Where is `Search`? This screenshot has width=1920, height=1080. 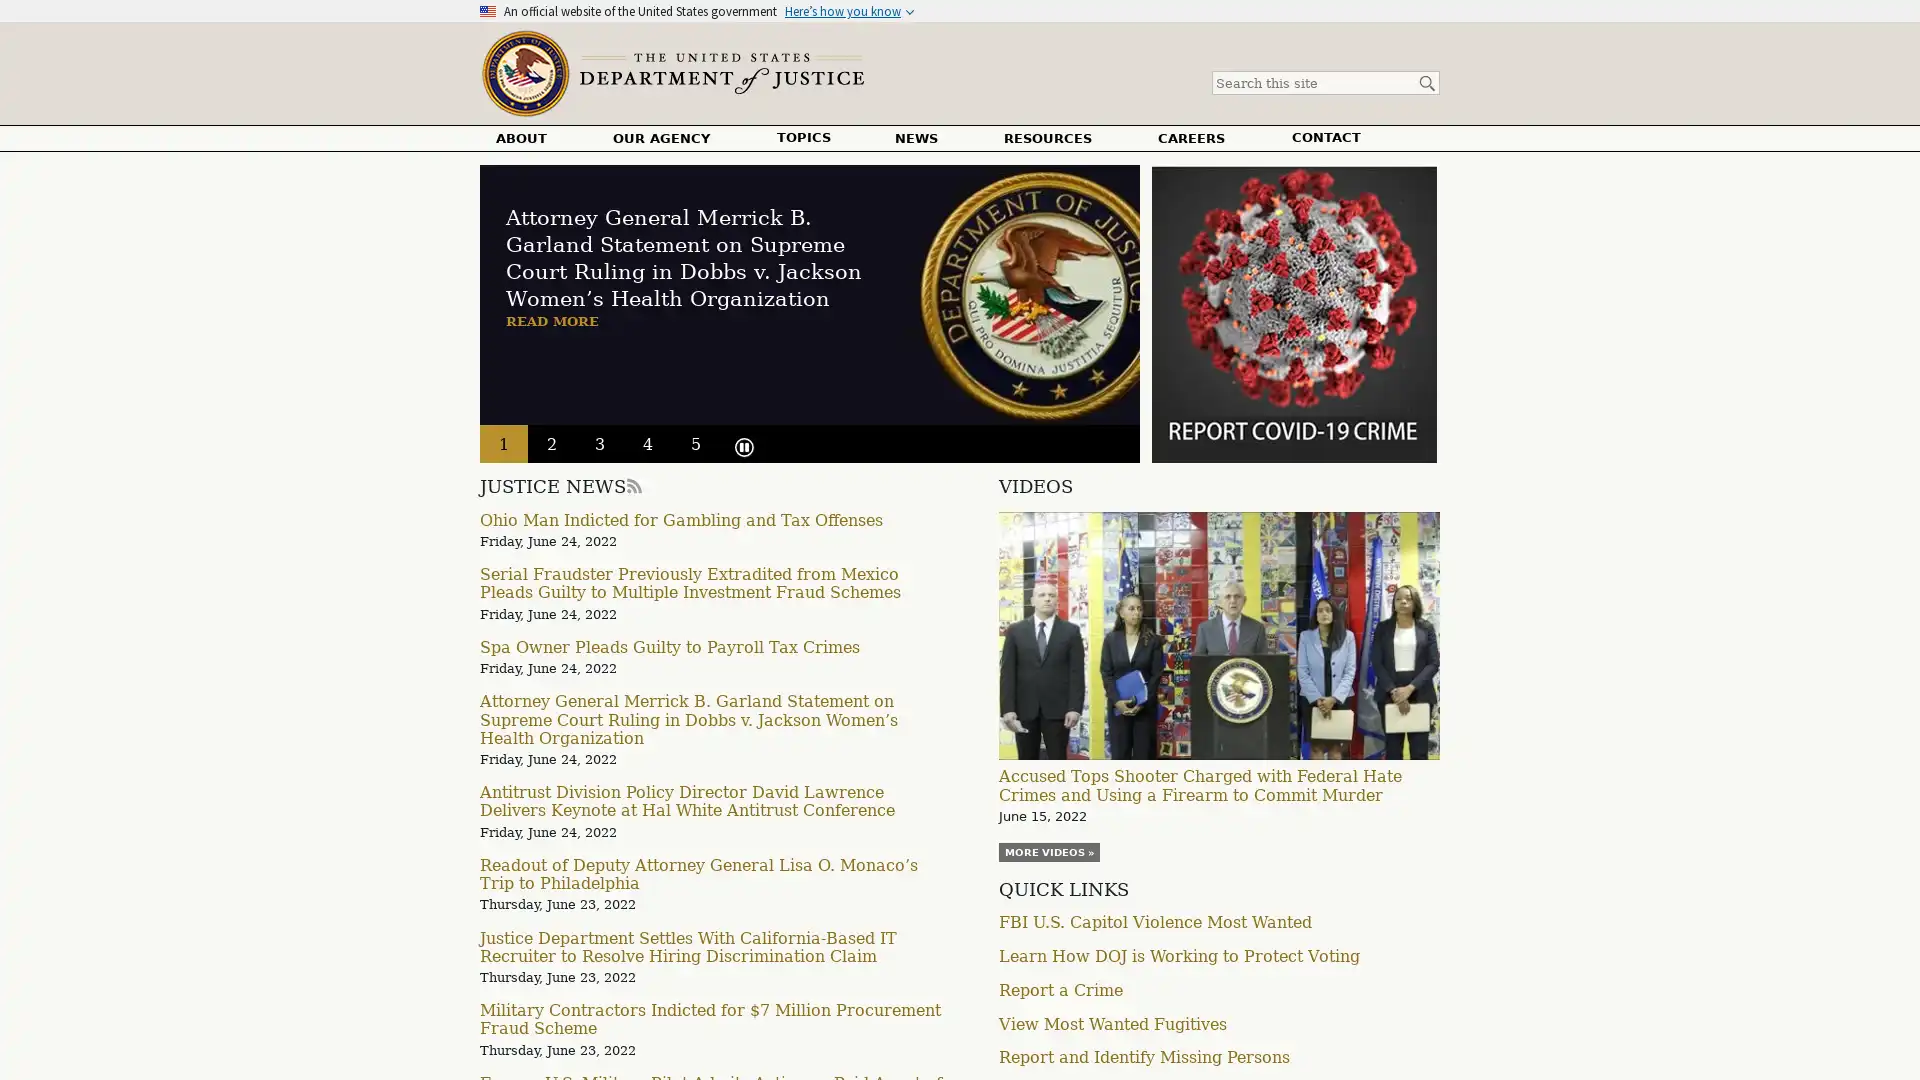 Search is located at coordinates (1425, 83).